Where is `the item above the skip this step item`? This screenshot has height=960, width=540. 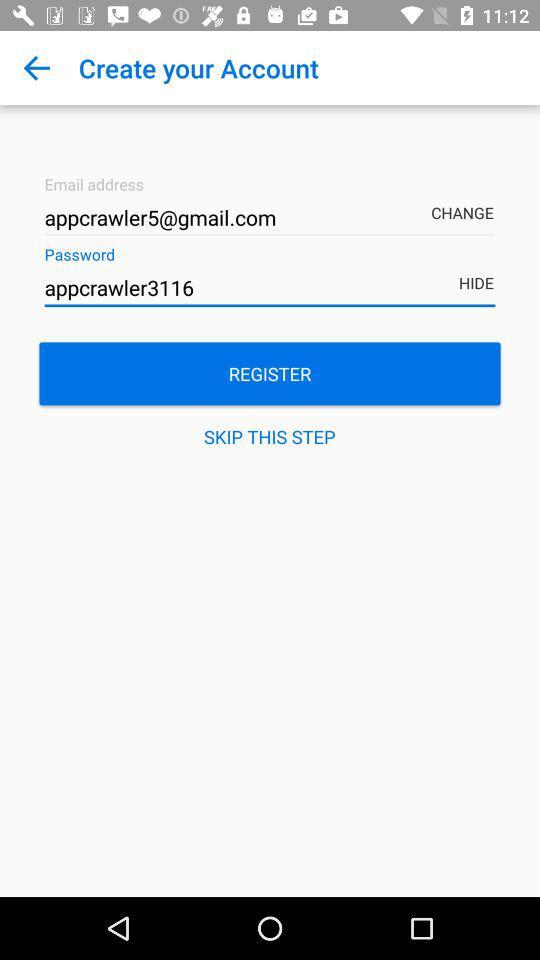
the item above the skip this step item is located at coordinates (270, 372).